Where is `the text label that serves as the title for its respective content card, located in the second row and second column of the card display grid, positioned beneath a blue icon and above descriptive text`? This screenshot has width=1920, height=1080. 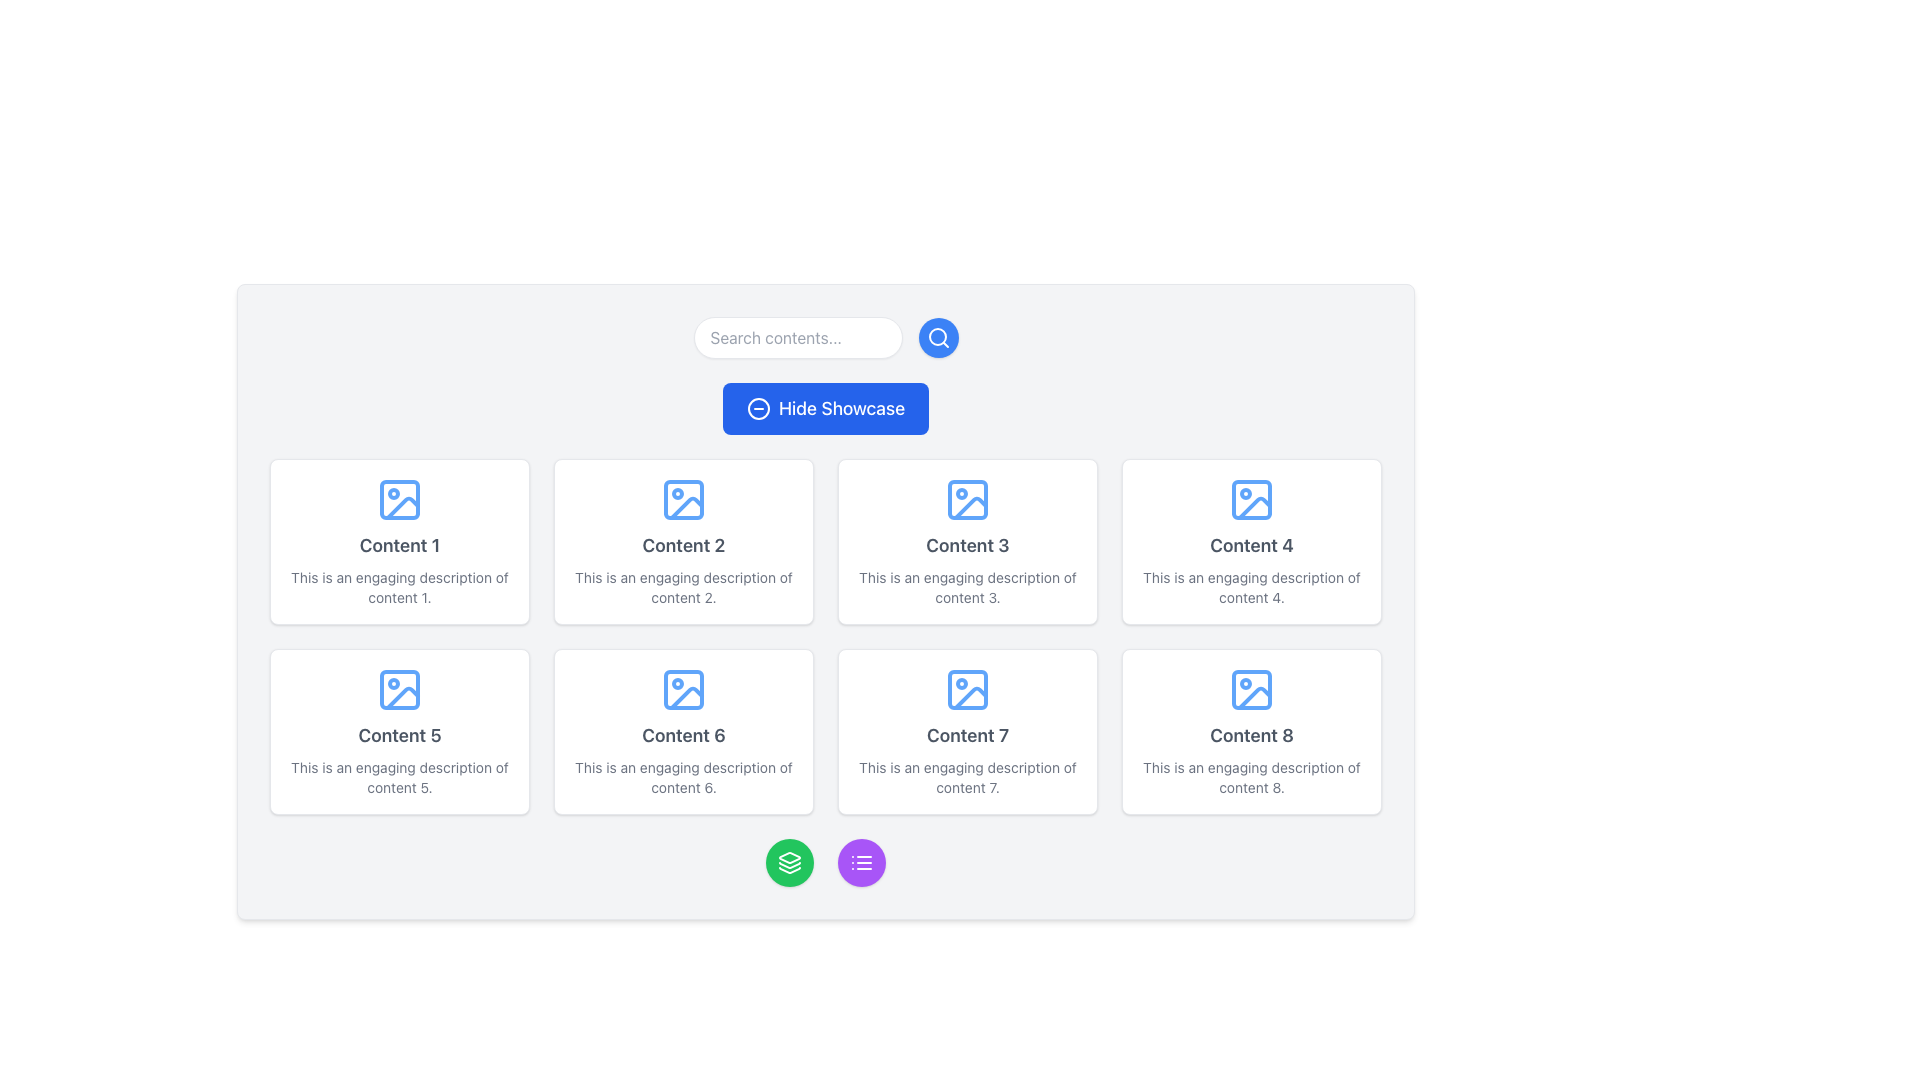 the text label that serves as the title for its respective content card, located in the second row and second column of the card display grid, positioned beneath a blue icon and above descriptive text is located at coordinates (968, 546).